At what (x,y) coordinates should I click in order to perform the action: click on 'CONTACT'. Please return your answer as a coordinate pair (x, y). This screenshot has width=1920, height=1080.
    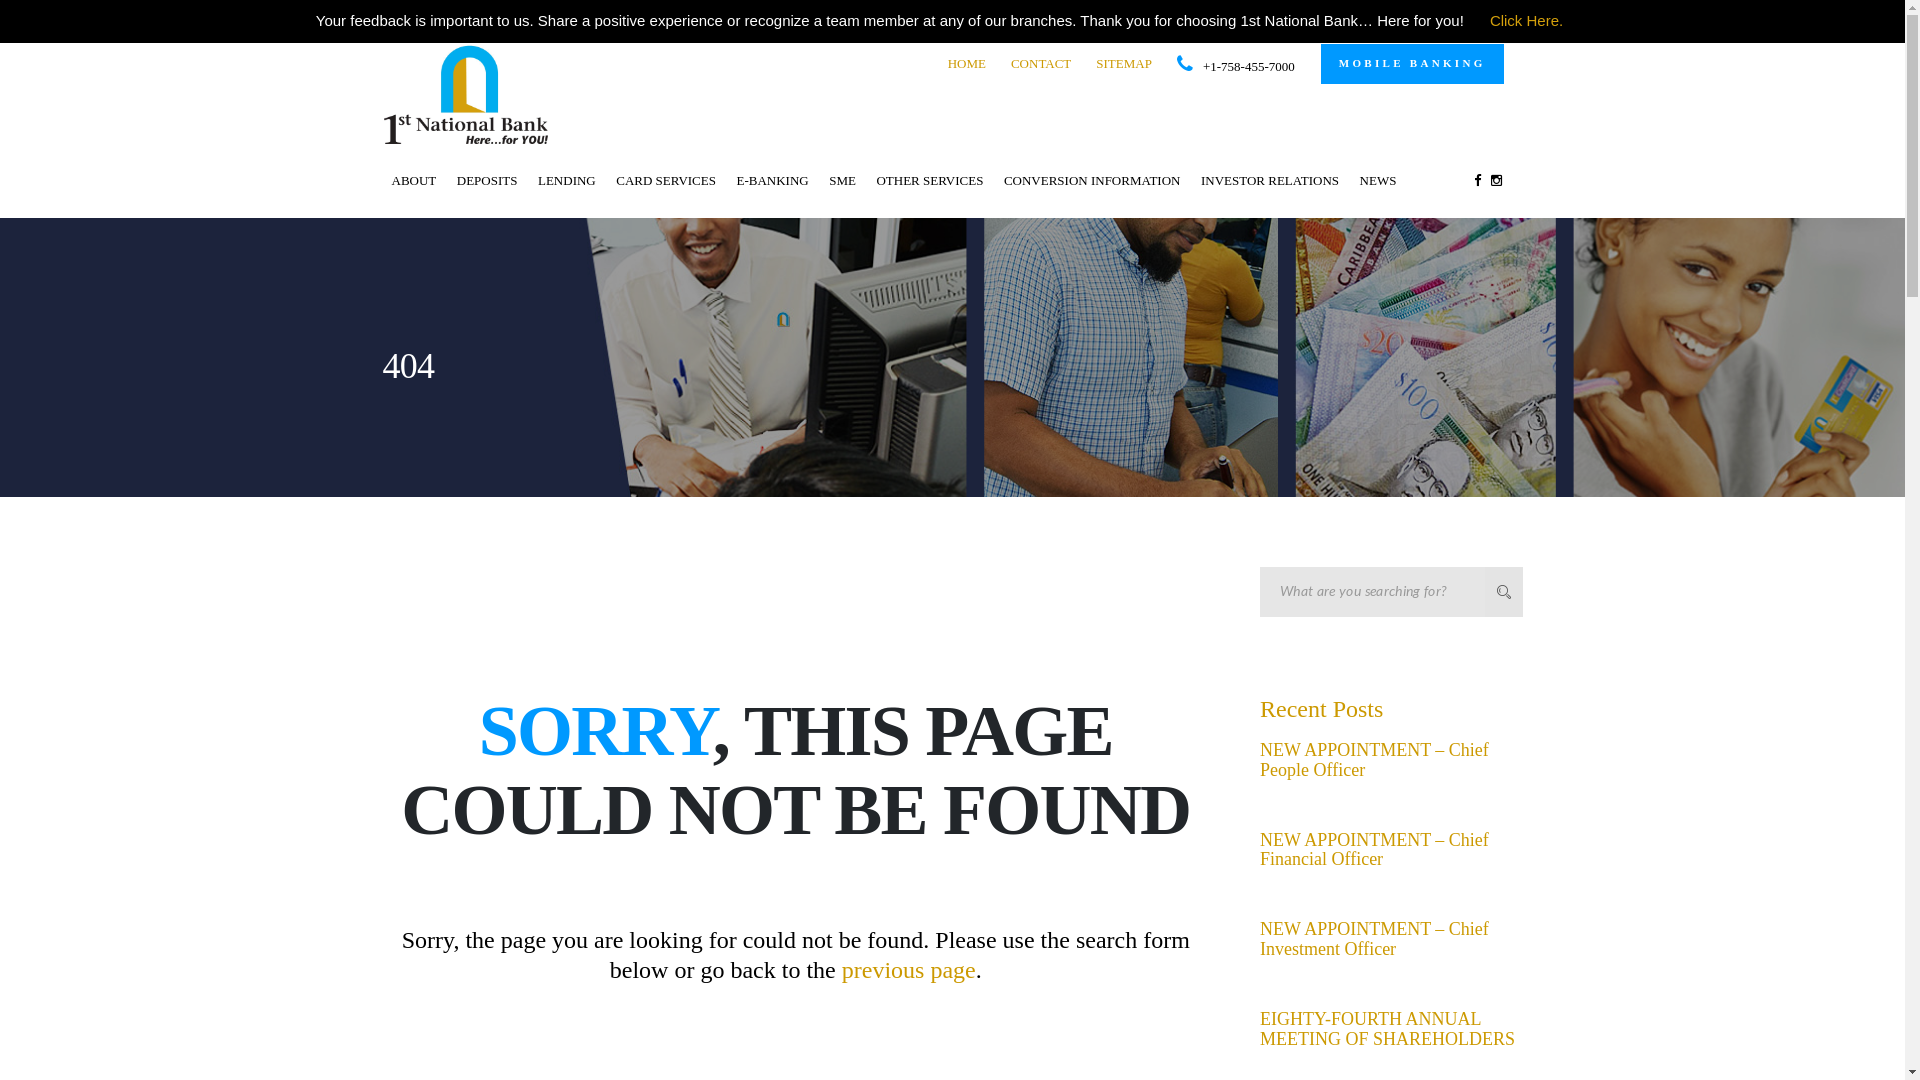
    Looking at the image, I should click on (1040, 62).